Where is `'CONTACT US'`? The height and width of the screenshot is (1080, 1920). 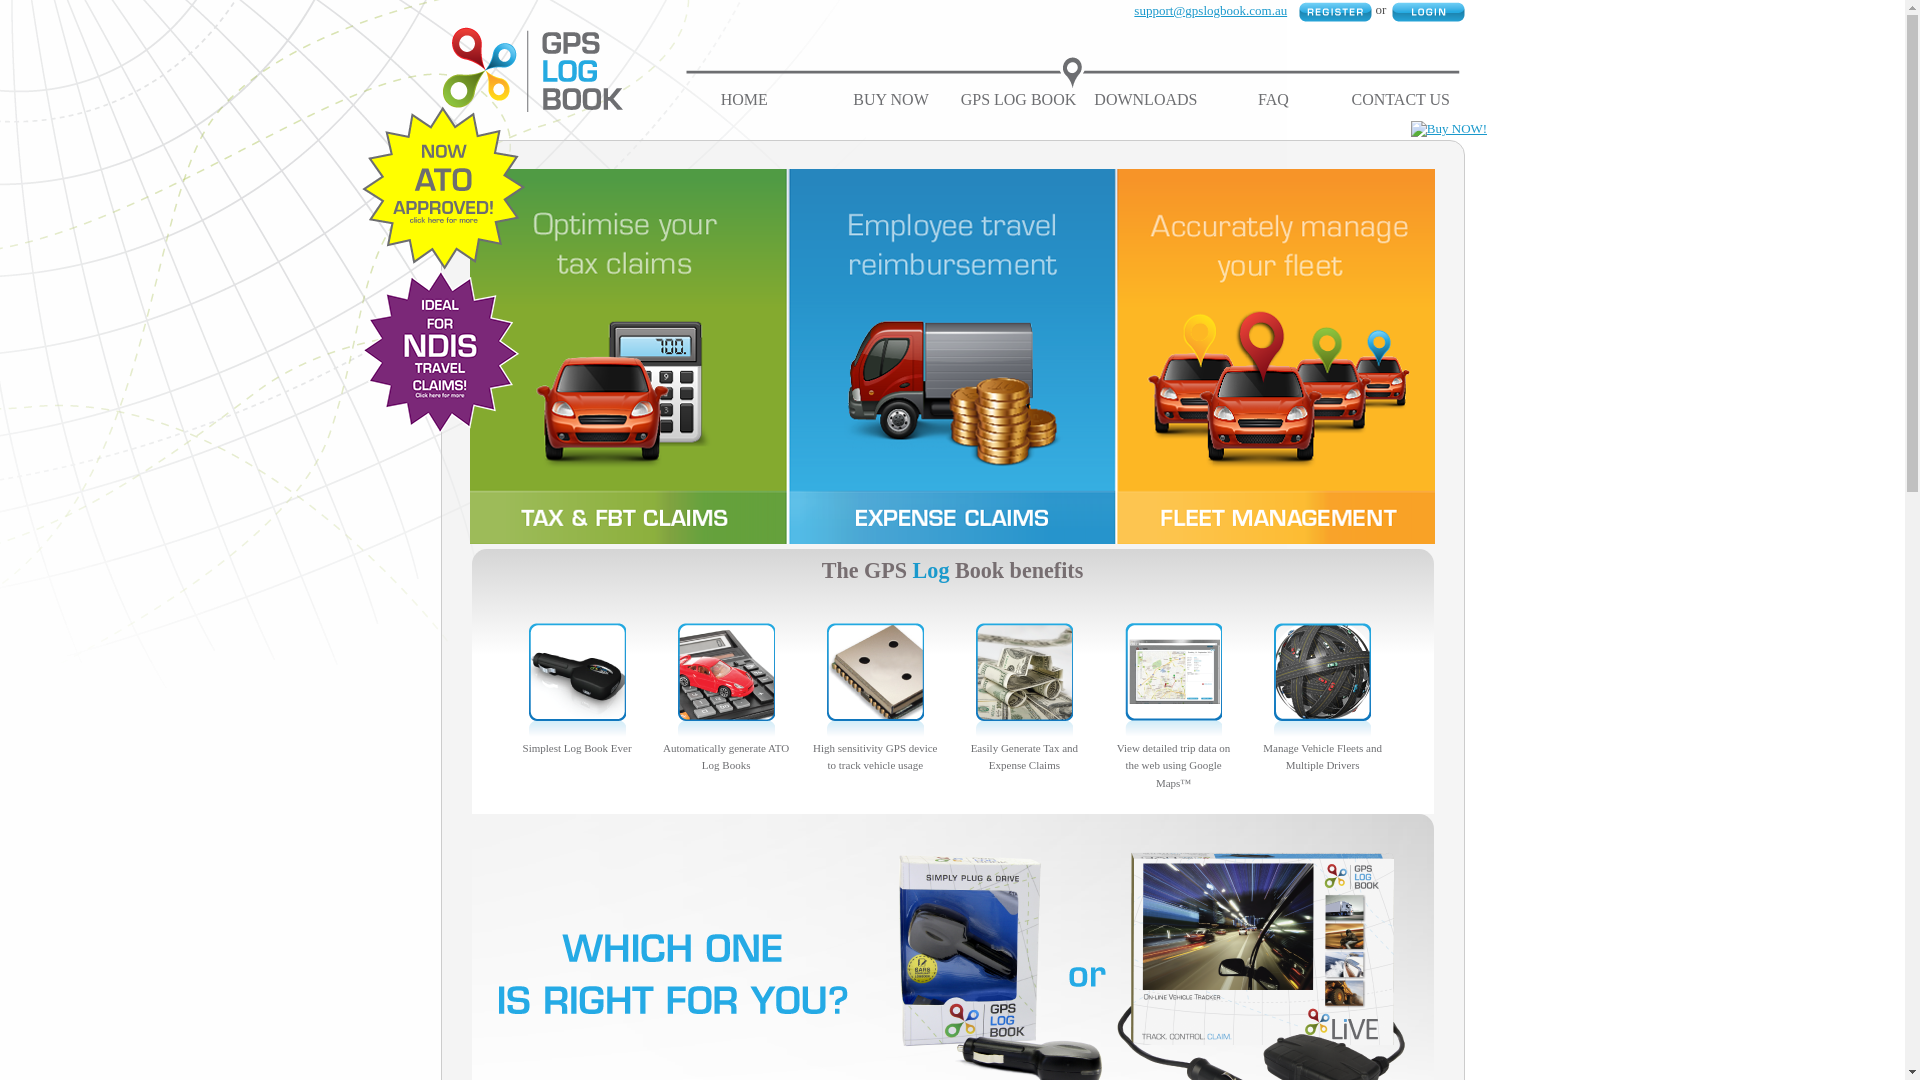 'CONTACT US' is located at coordinates (1400, 99).